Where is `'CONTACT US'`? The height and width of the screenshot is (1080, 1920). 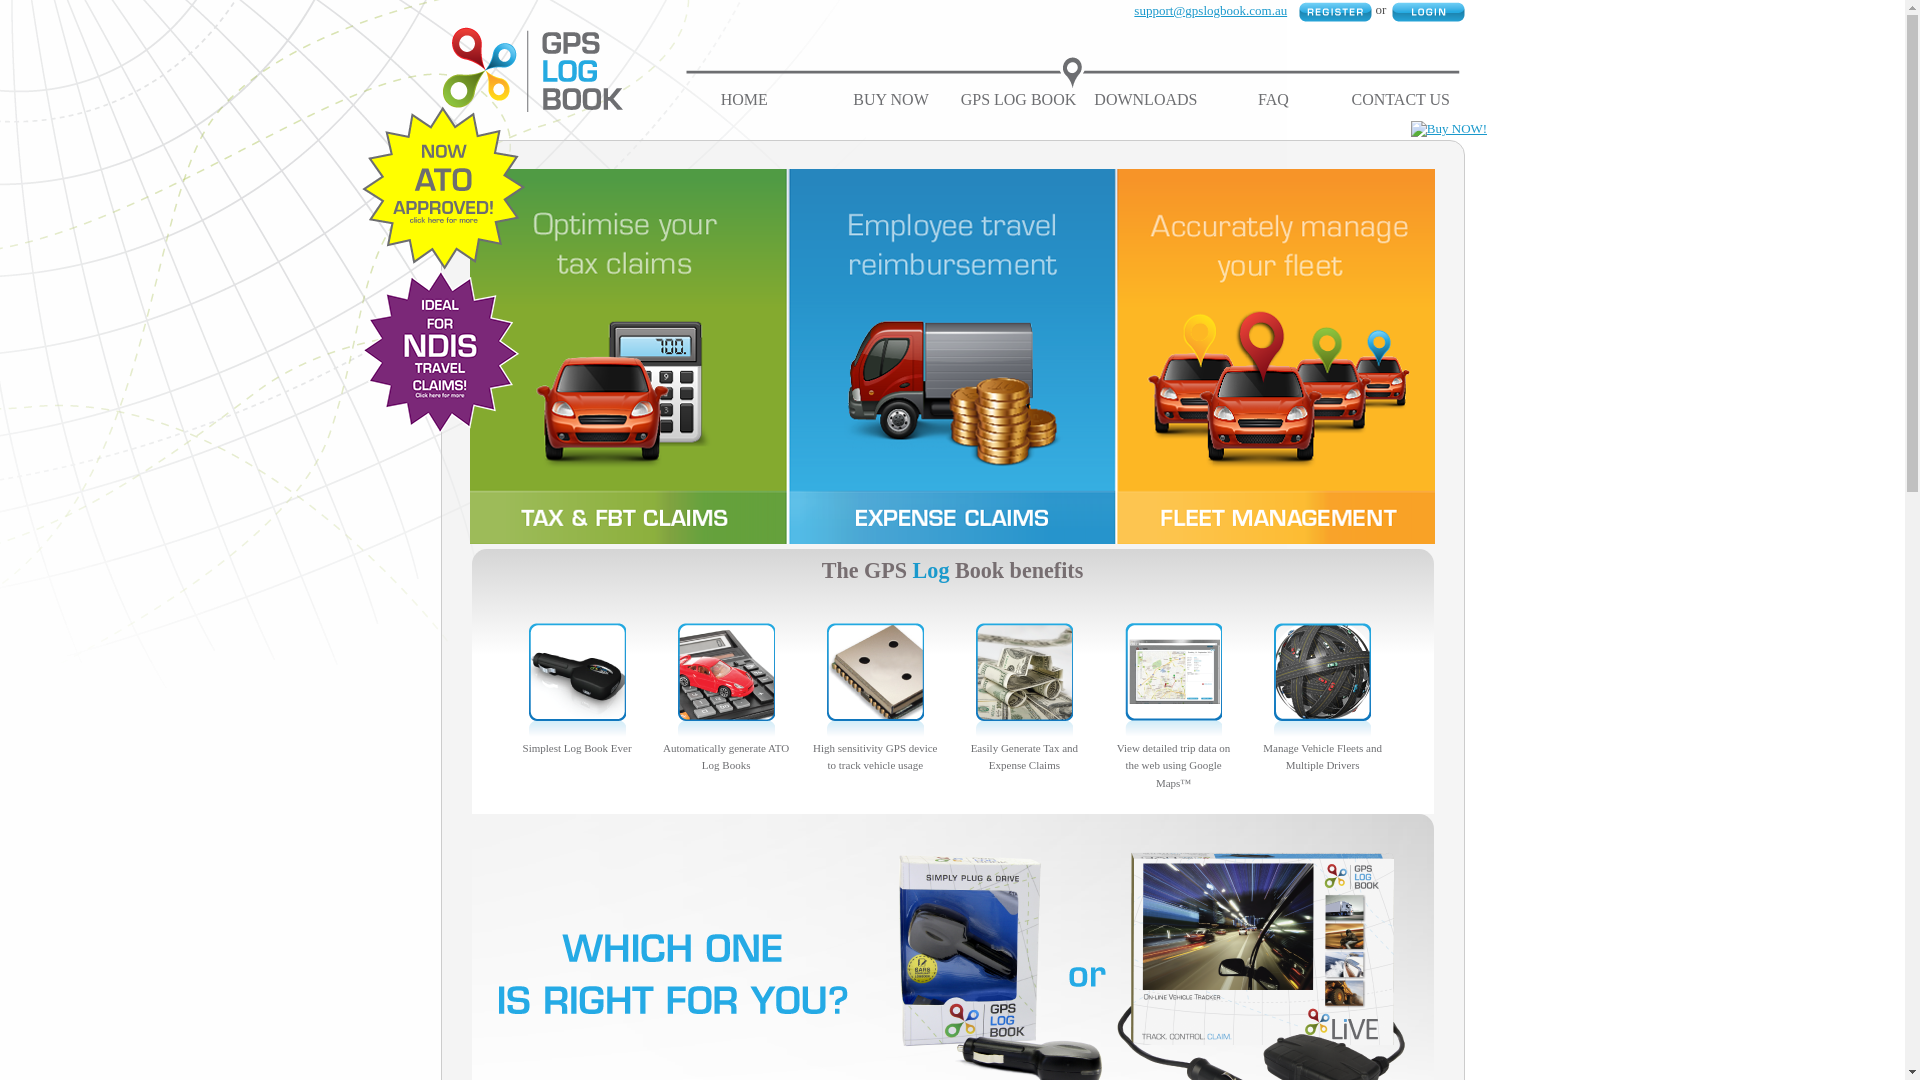 'CONTACT US' is located at coordinates (1400, 99).